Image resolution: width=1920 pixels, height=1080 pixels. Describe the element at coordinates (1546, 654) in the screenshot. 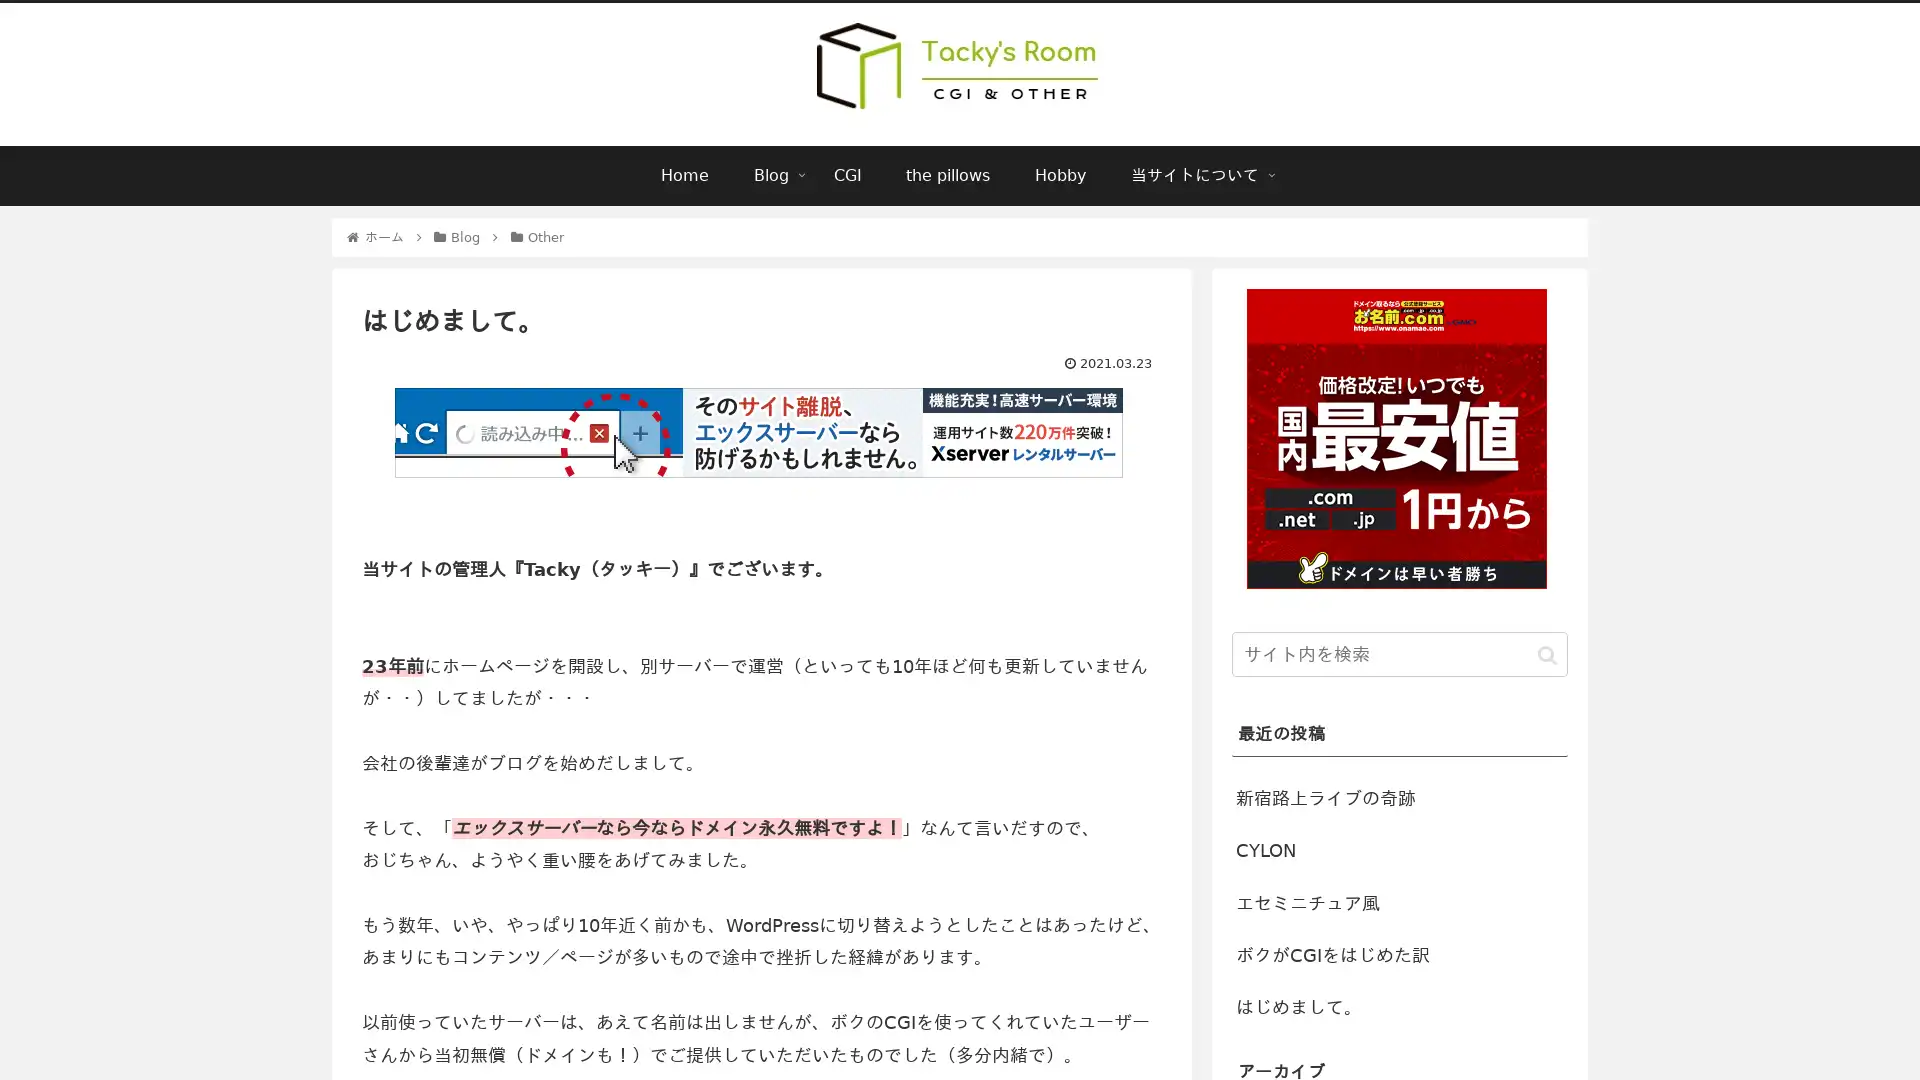

I see `button` at that location.